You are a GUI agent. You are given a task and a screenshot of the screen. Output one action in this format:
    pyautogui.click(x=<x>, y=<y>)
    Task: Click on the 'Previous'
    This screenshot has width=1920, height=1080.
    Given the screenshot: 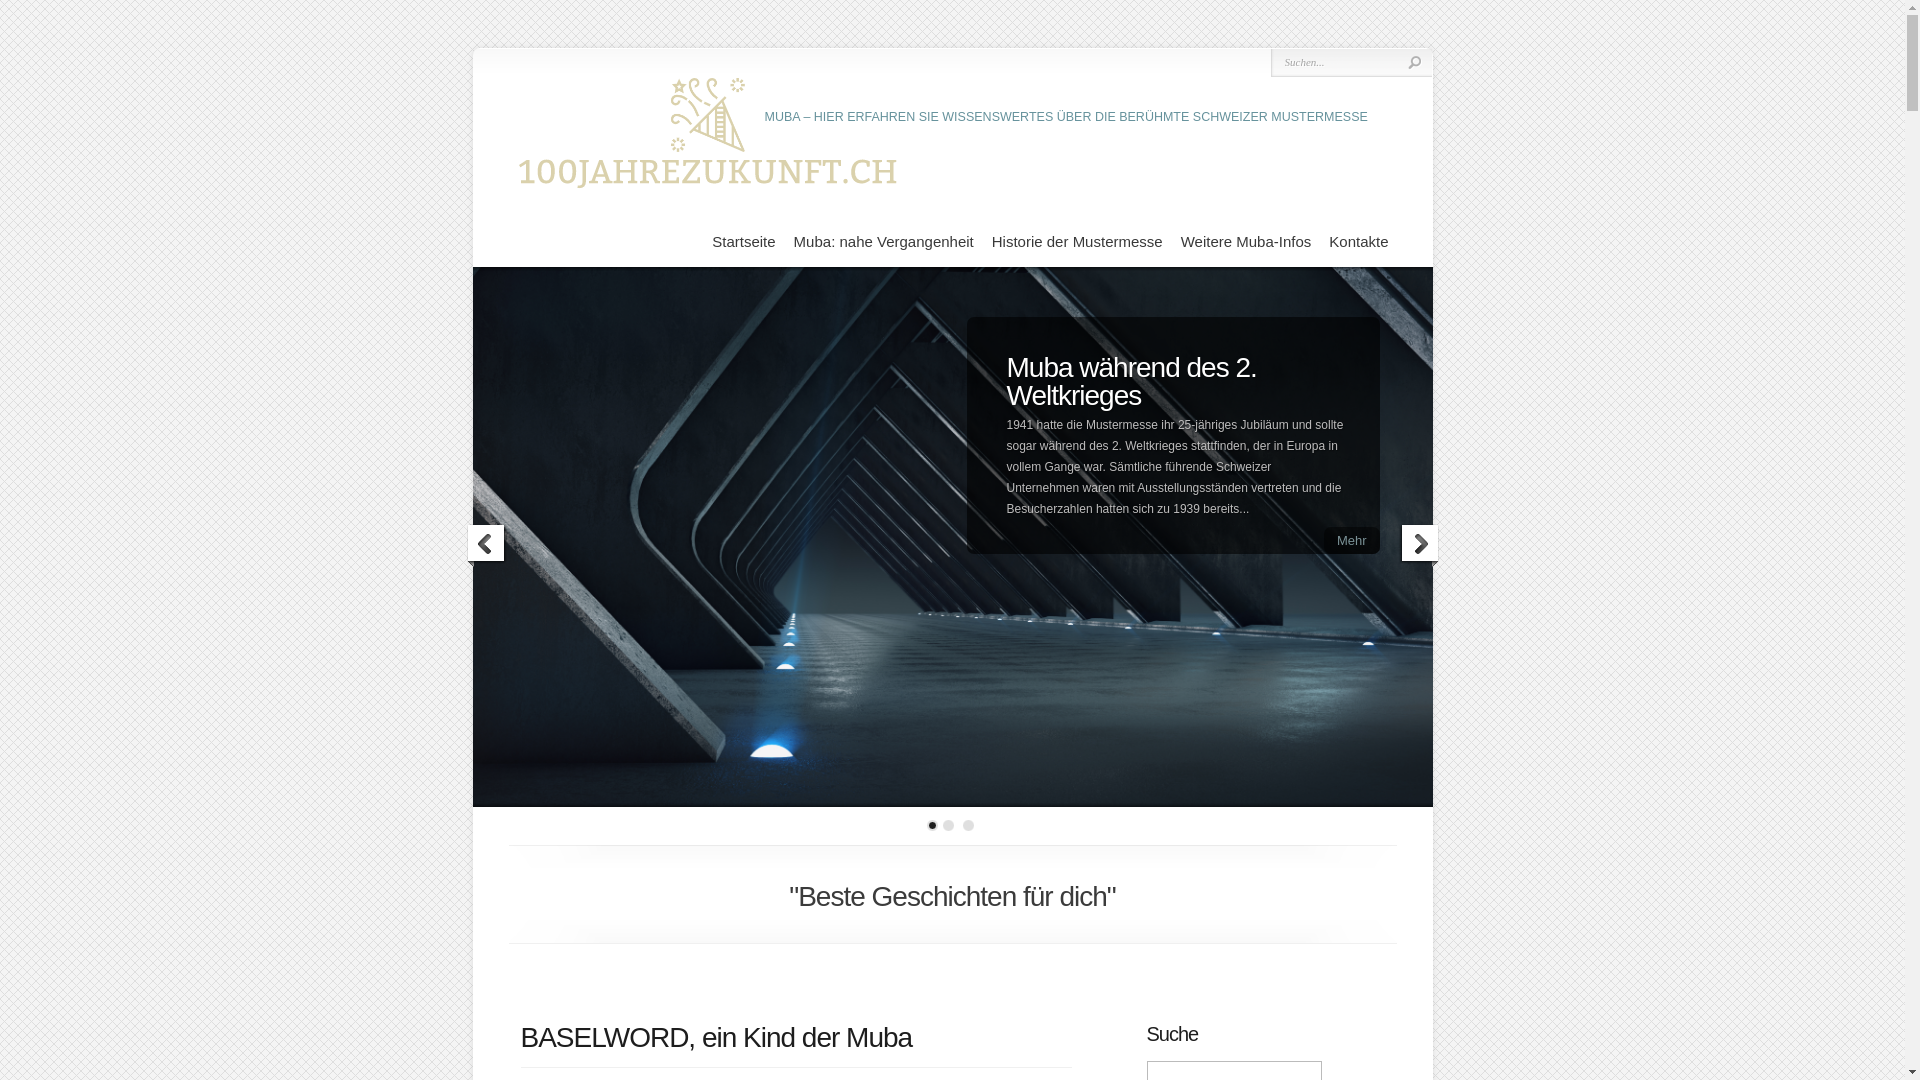 What is the action you would take?
    pyautogui.click(x=485, y=546)
    